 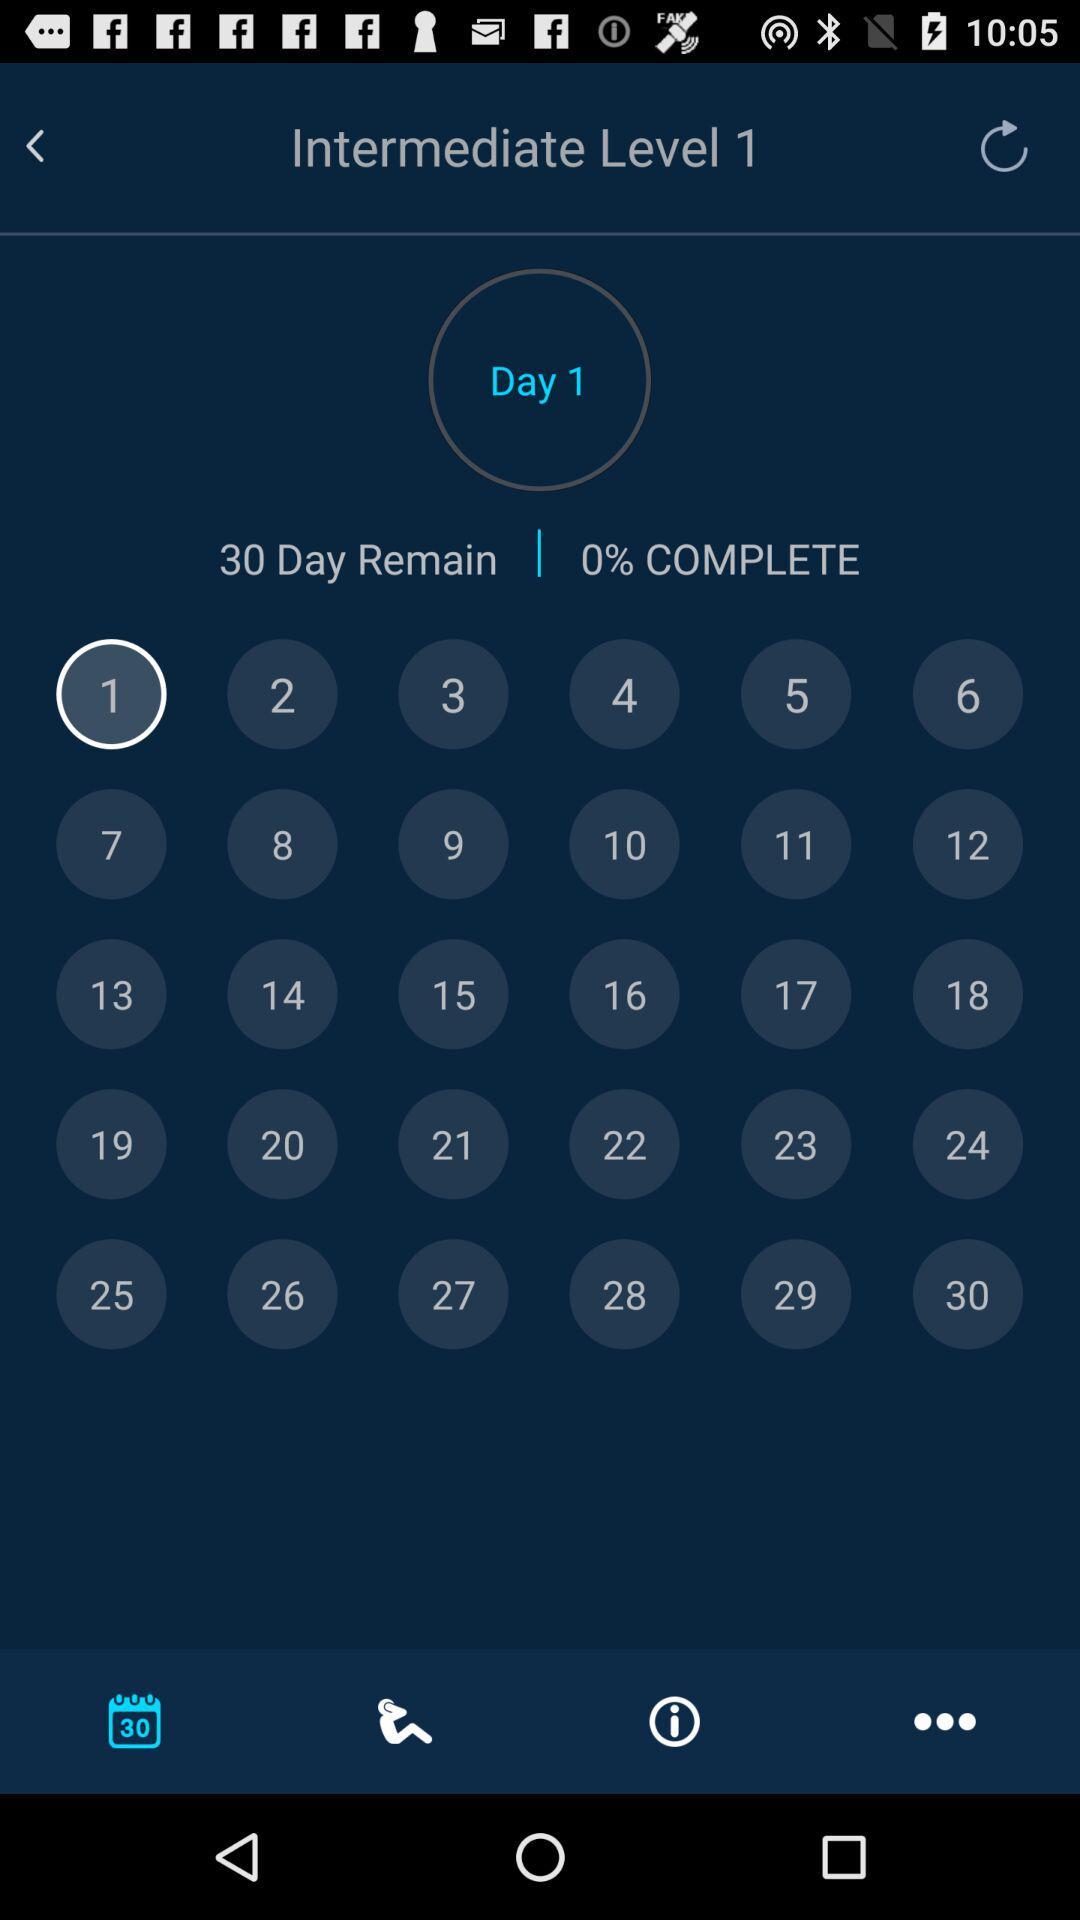 What do you see at coordinates (795, 994) in the screenshot?
I see `day 17` at bounding box center [795, 994].